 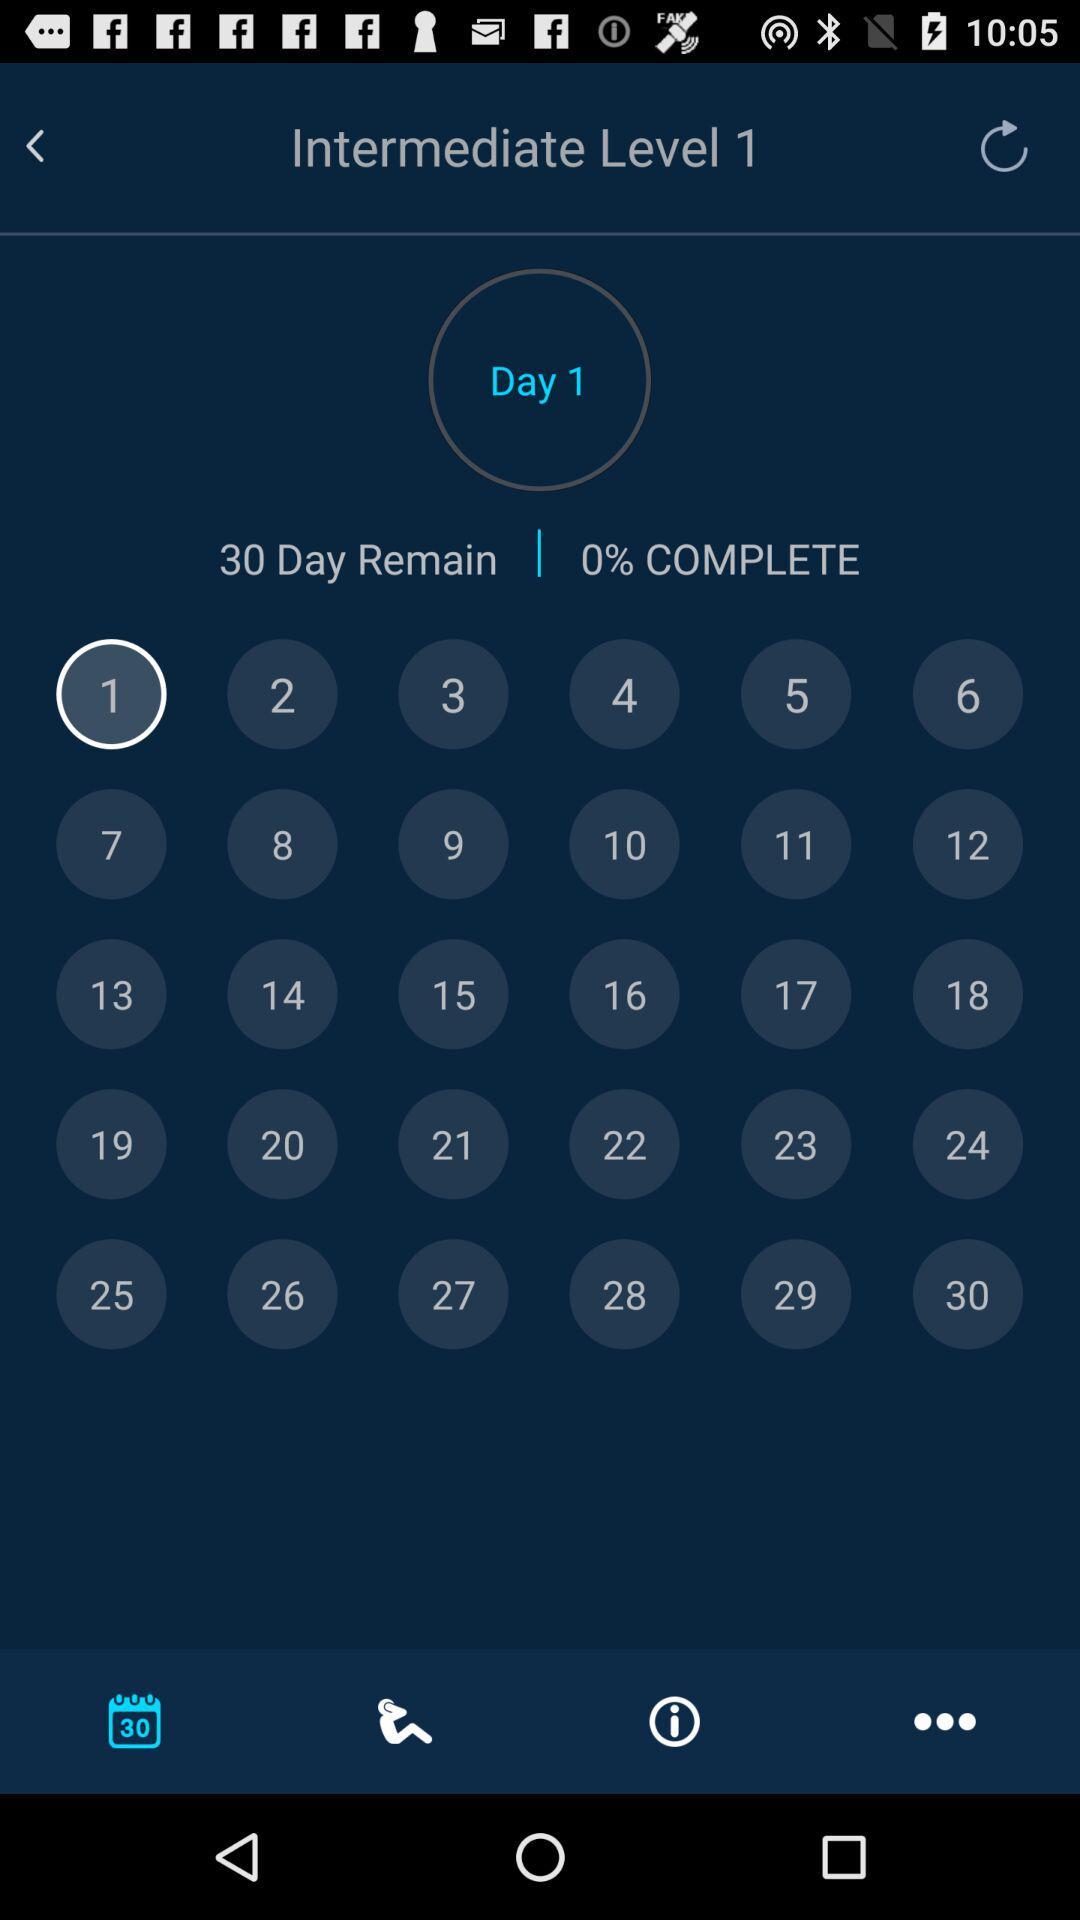 What do you see at coordinates (795, 994) in the screenshot?
I see `day 17` at bounding box center [795, 994].